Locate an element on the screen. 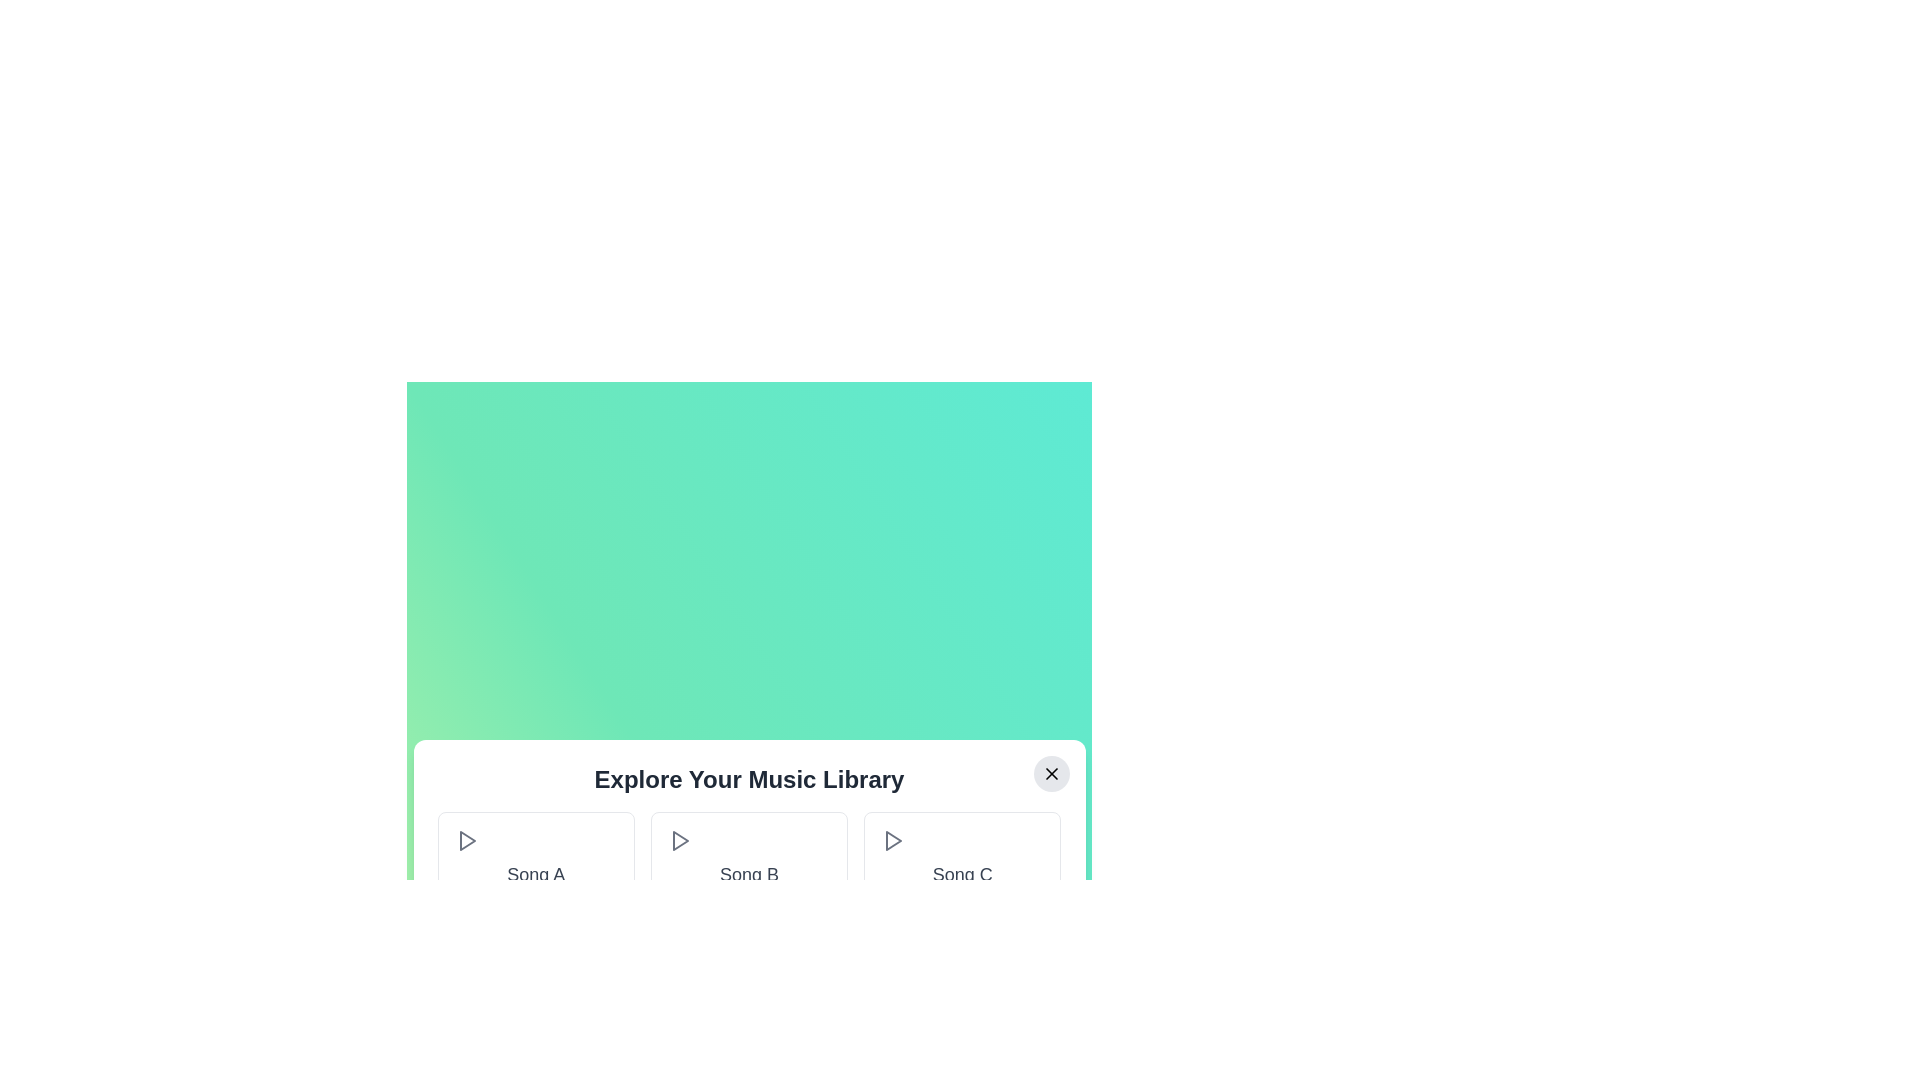  the song title Song B for inspection is located at coordinates (747, 874).